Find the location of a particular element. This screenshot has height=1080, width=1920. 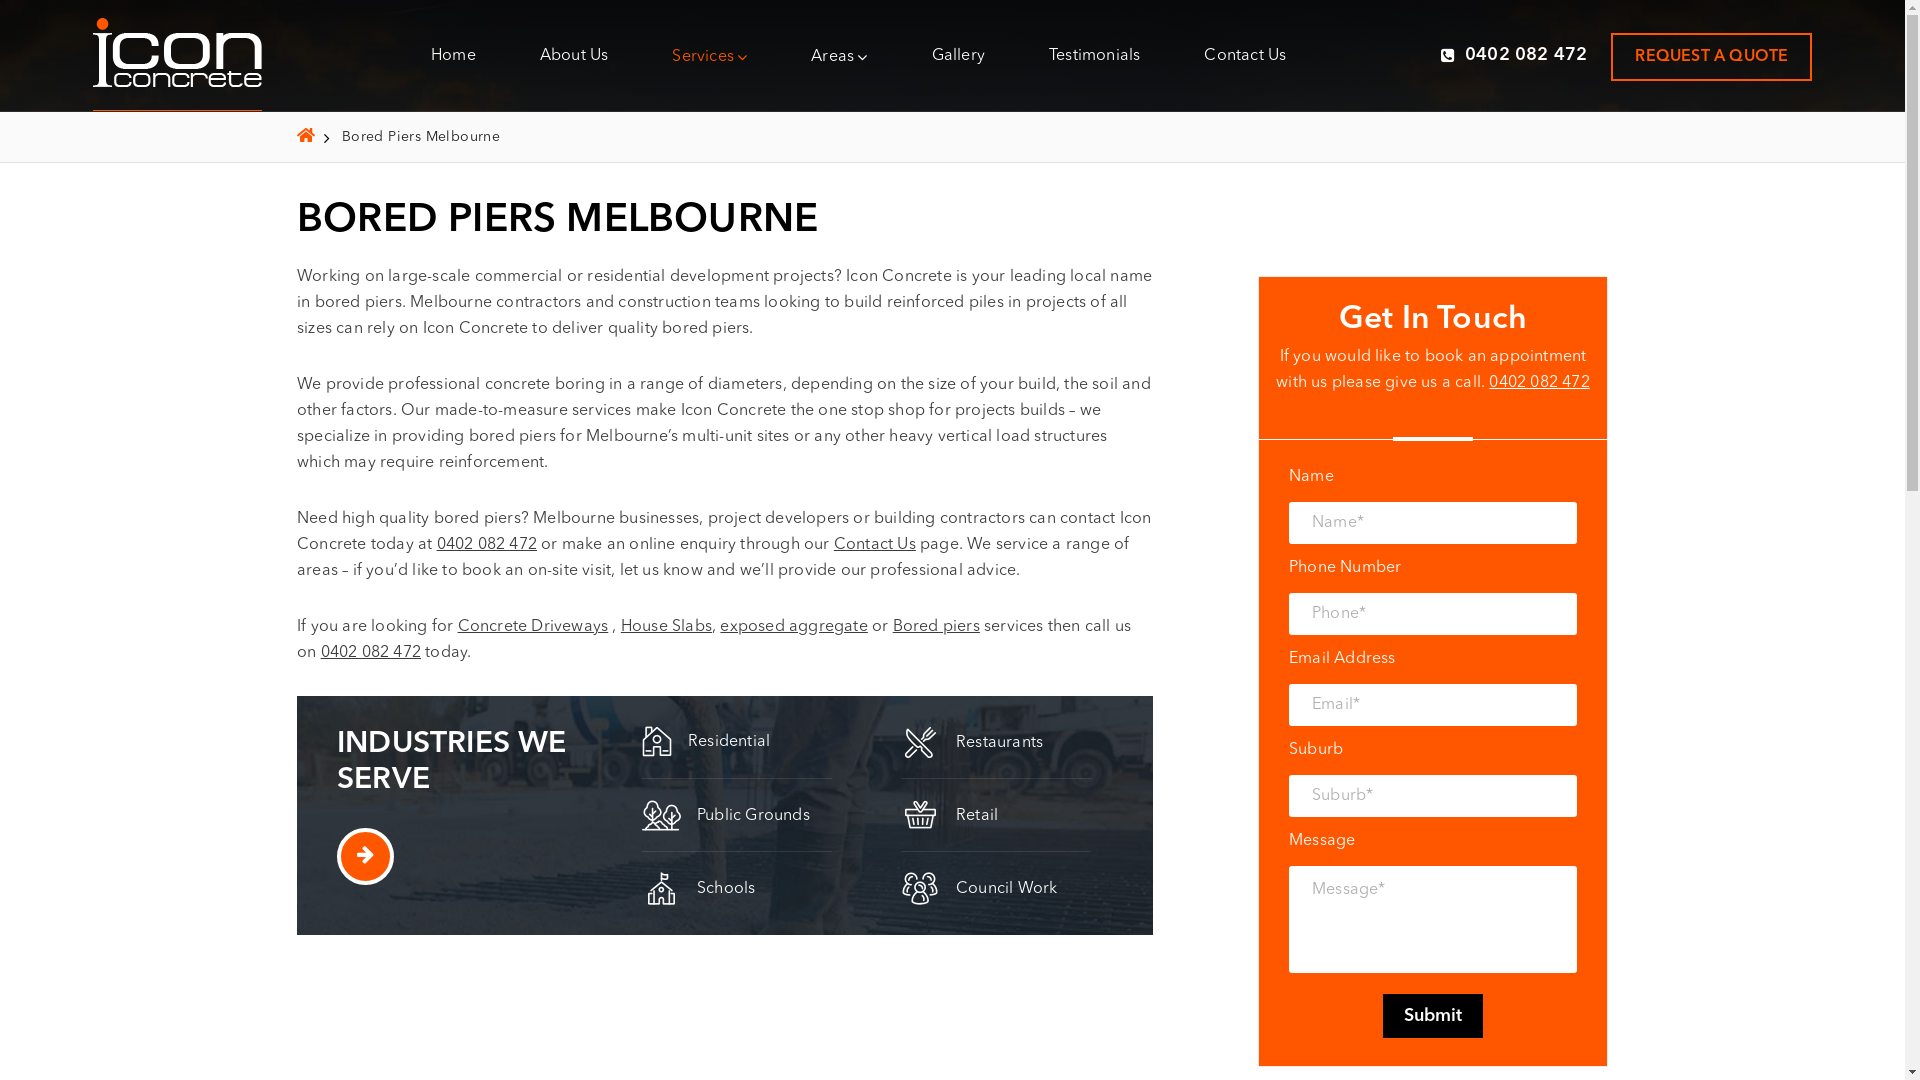

'Contact Us' is located at coordinates (834, 544).